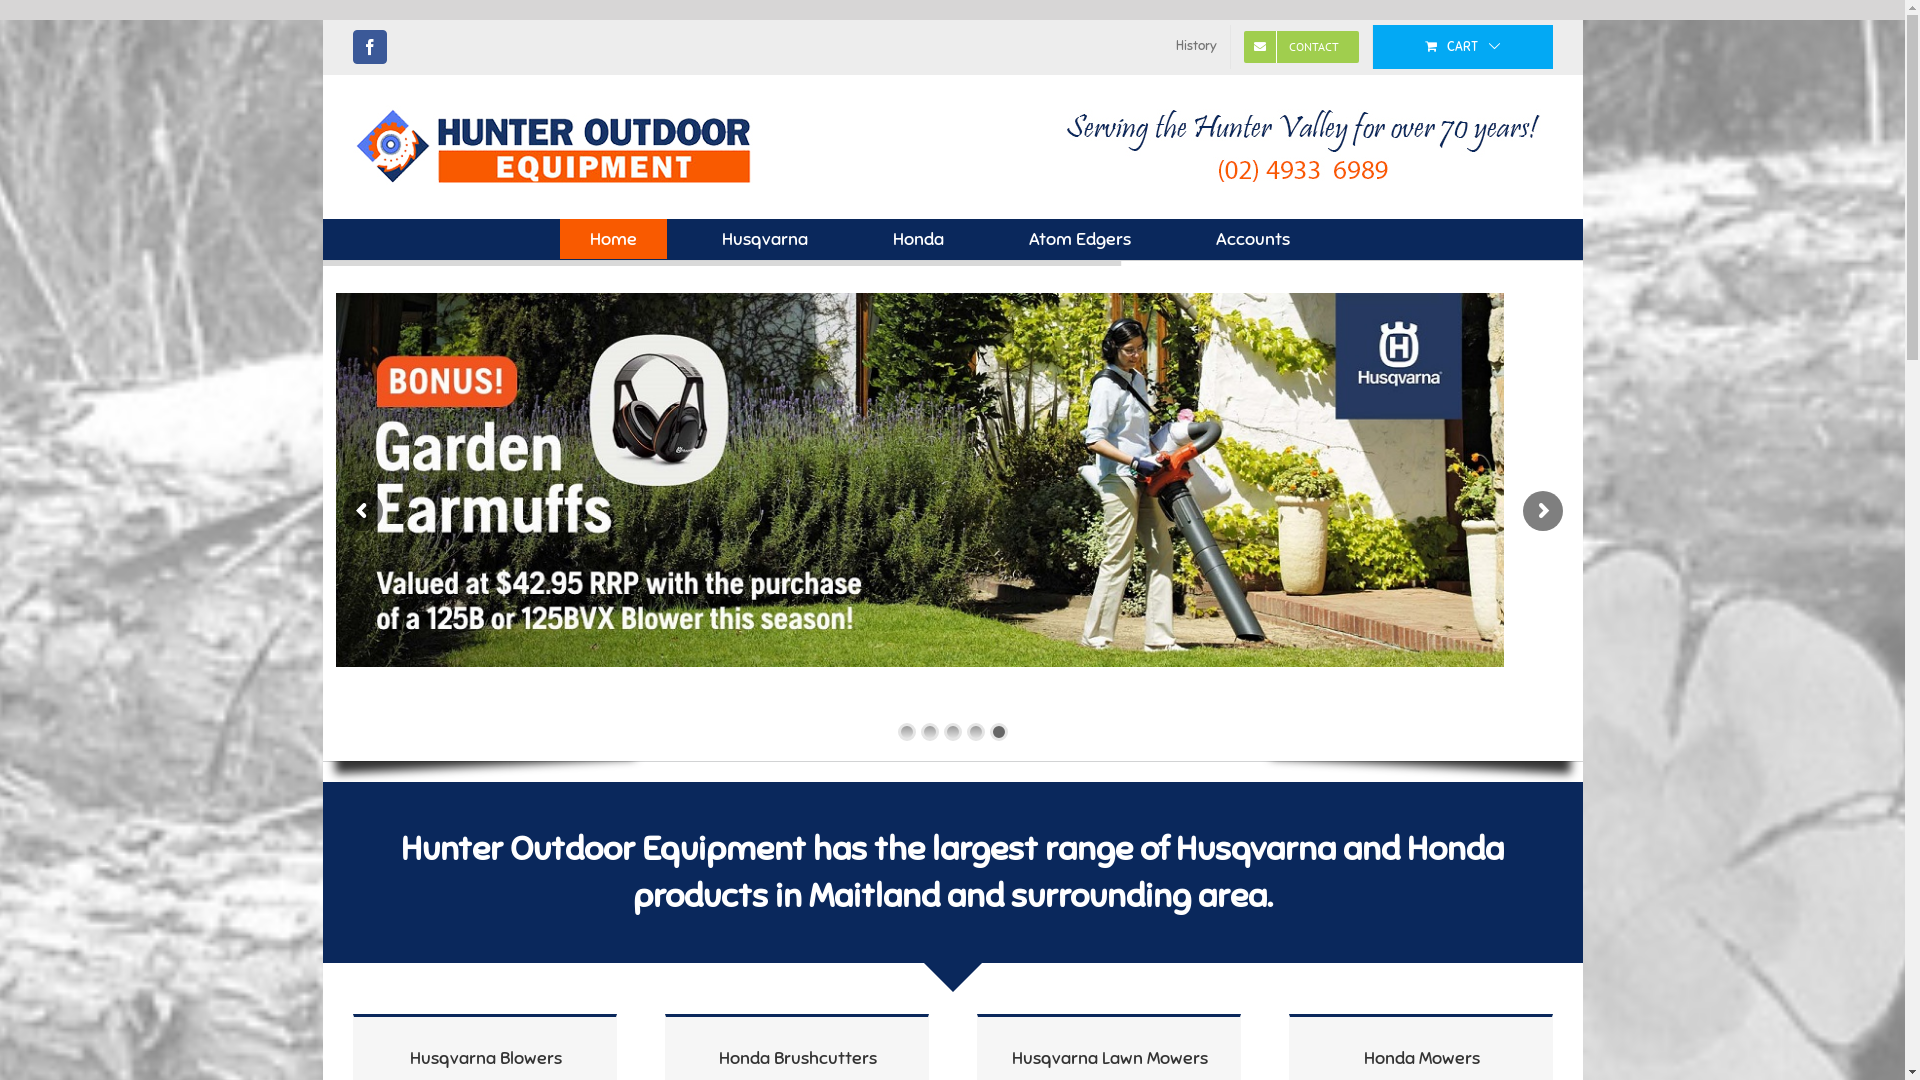 This screenshot has height=1080, width=1920. I want to click on 'Honda', so click(917, 238).